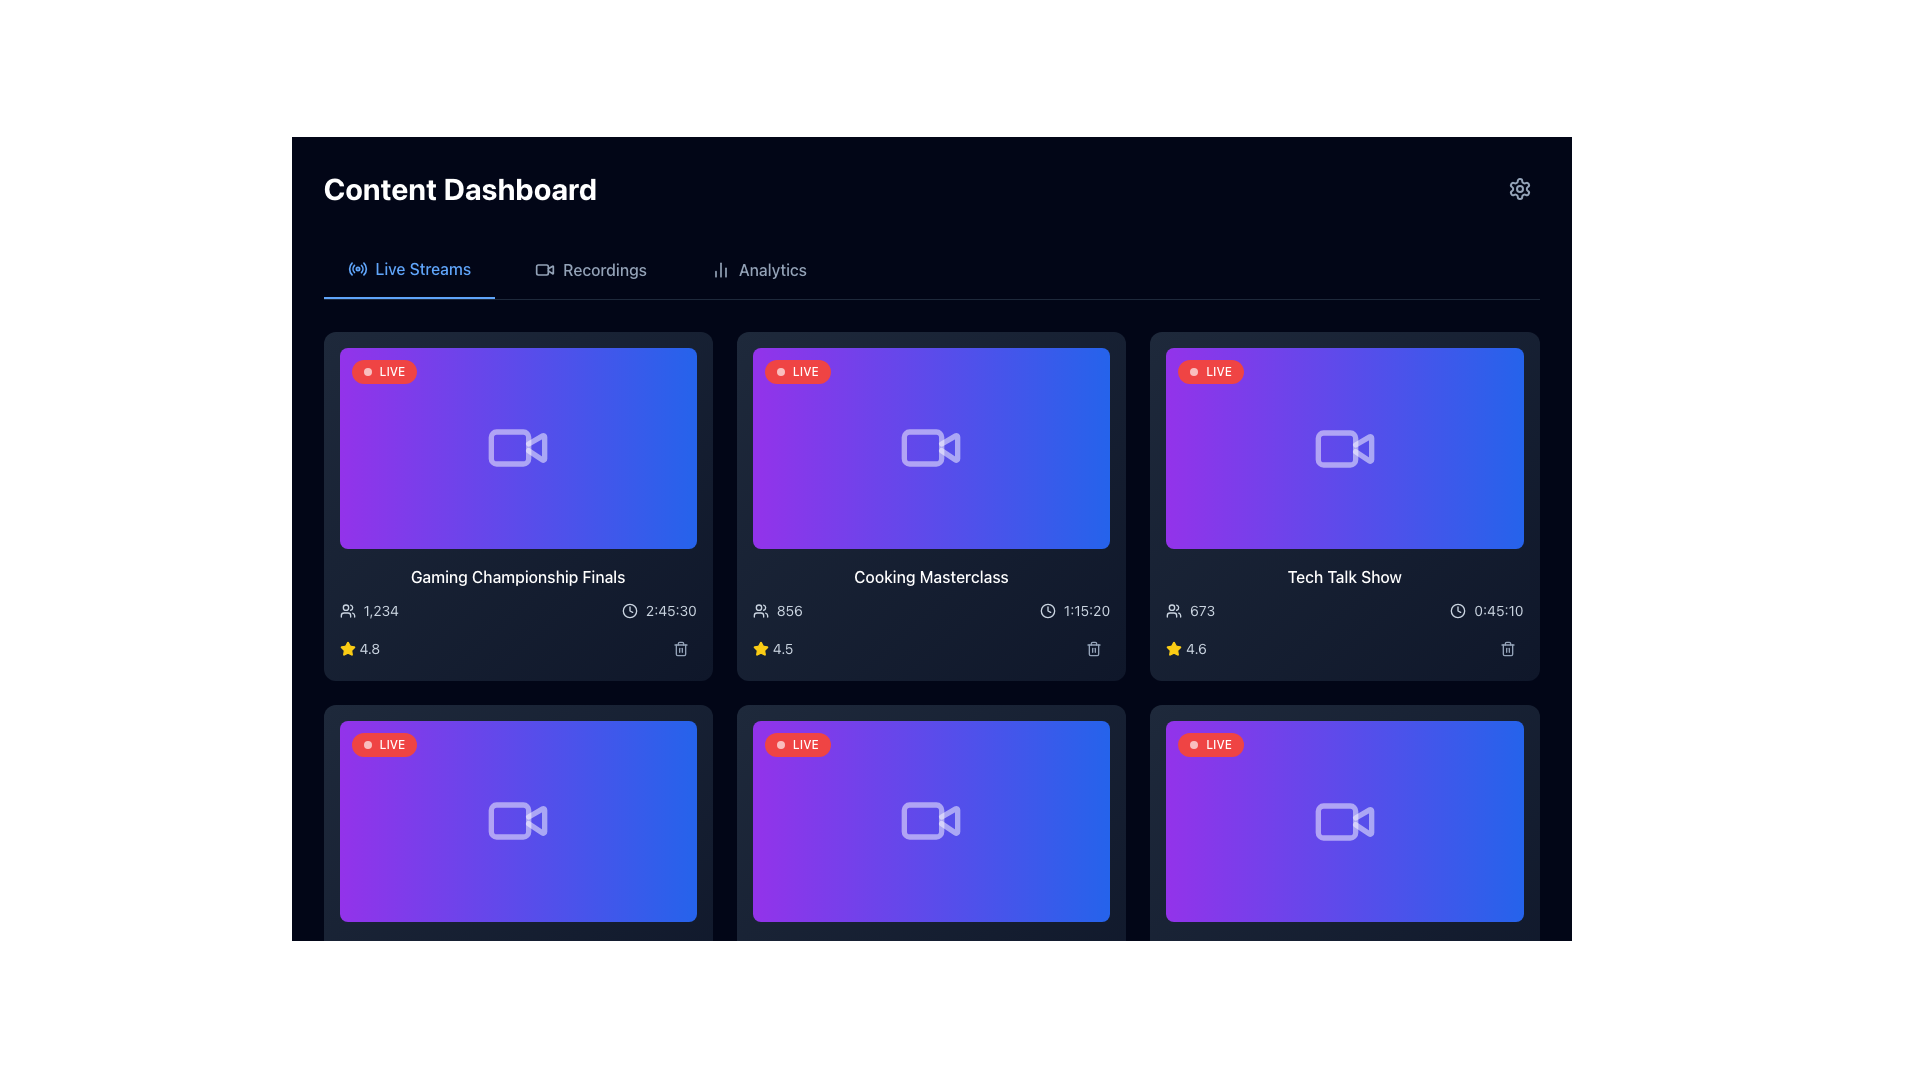 Image resolution: width=1920 pixels, height=1080 pixels. Describe the element at coordinates (1174, 648) in the screenshot. I see `the Graphics Icon located in the bottom row of the third card in the grid layout of the dashboard, adjacent to the numerical rating '4.6'` at that location.